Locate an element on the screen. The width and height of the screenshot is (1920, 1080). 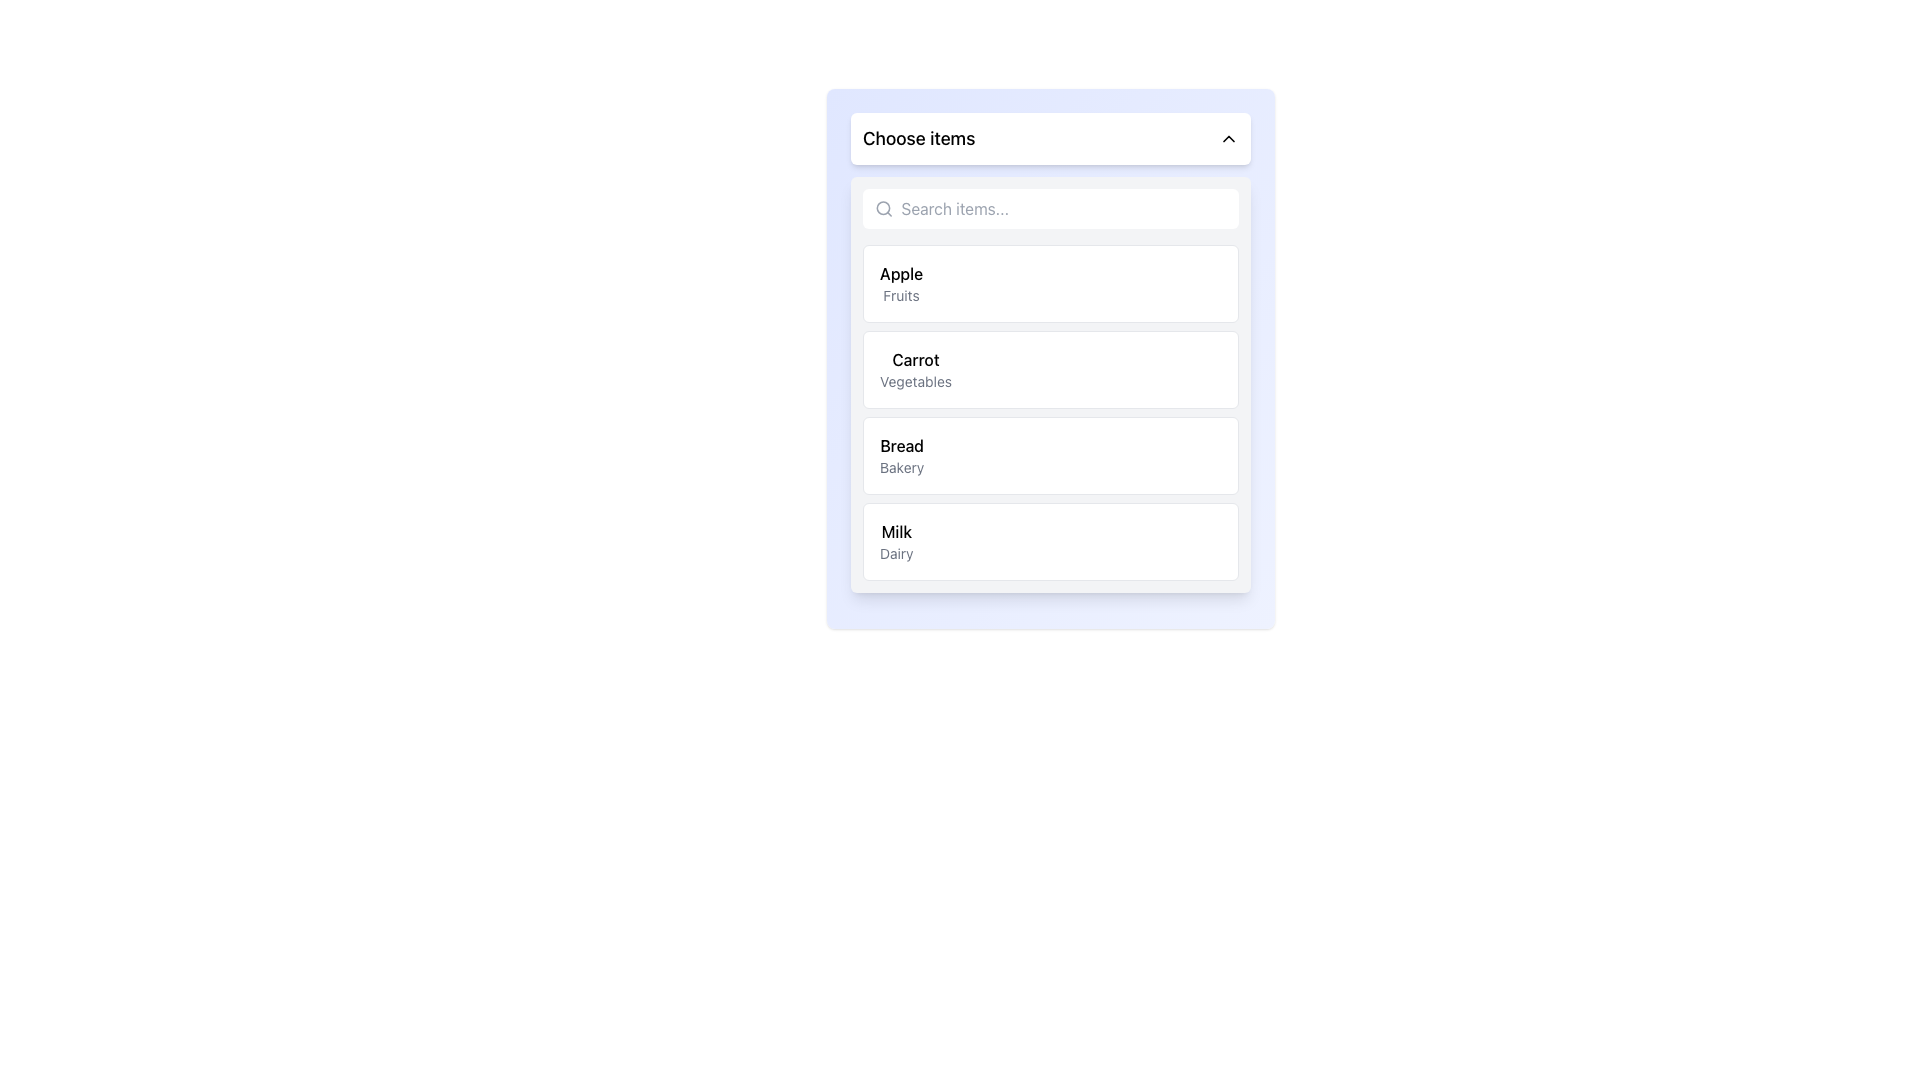
the decorative circular part of the magnifying glass icon in the search bar located at the top of the dropdown panel, to the left of the text input field is located at coordinates (882, 208).